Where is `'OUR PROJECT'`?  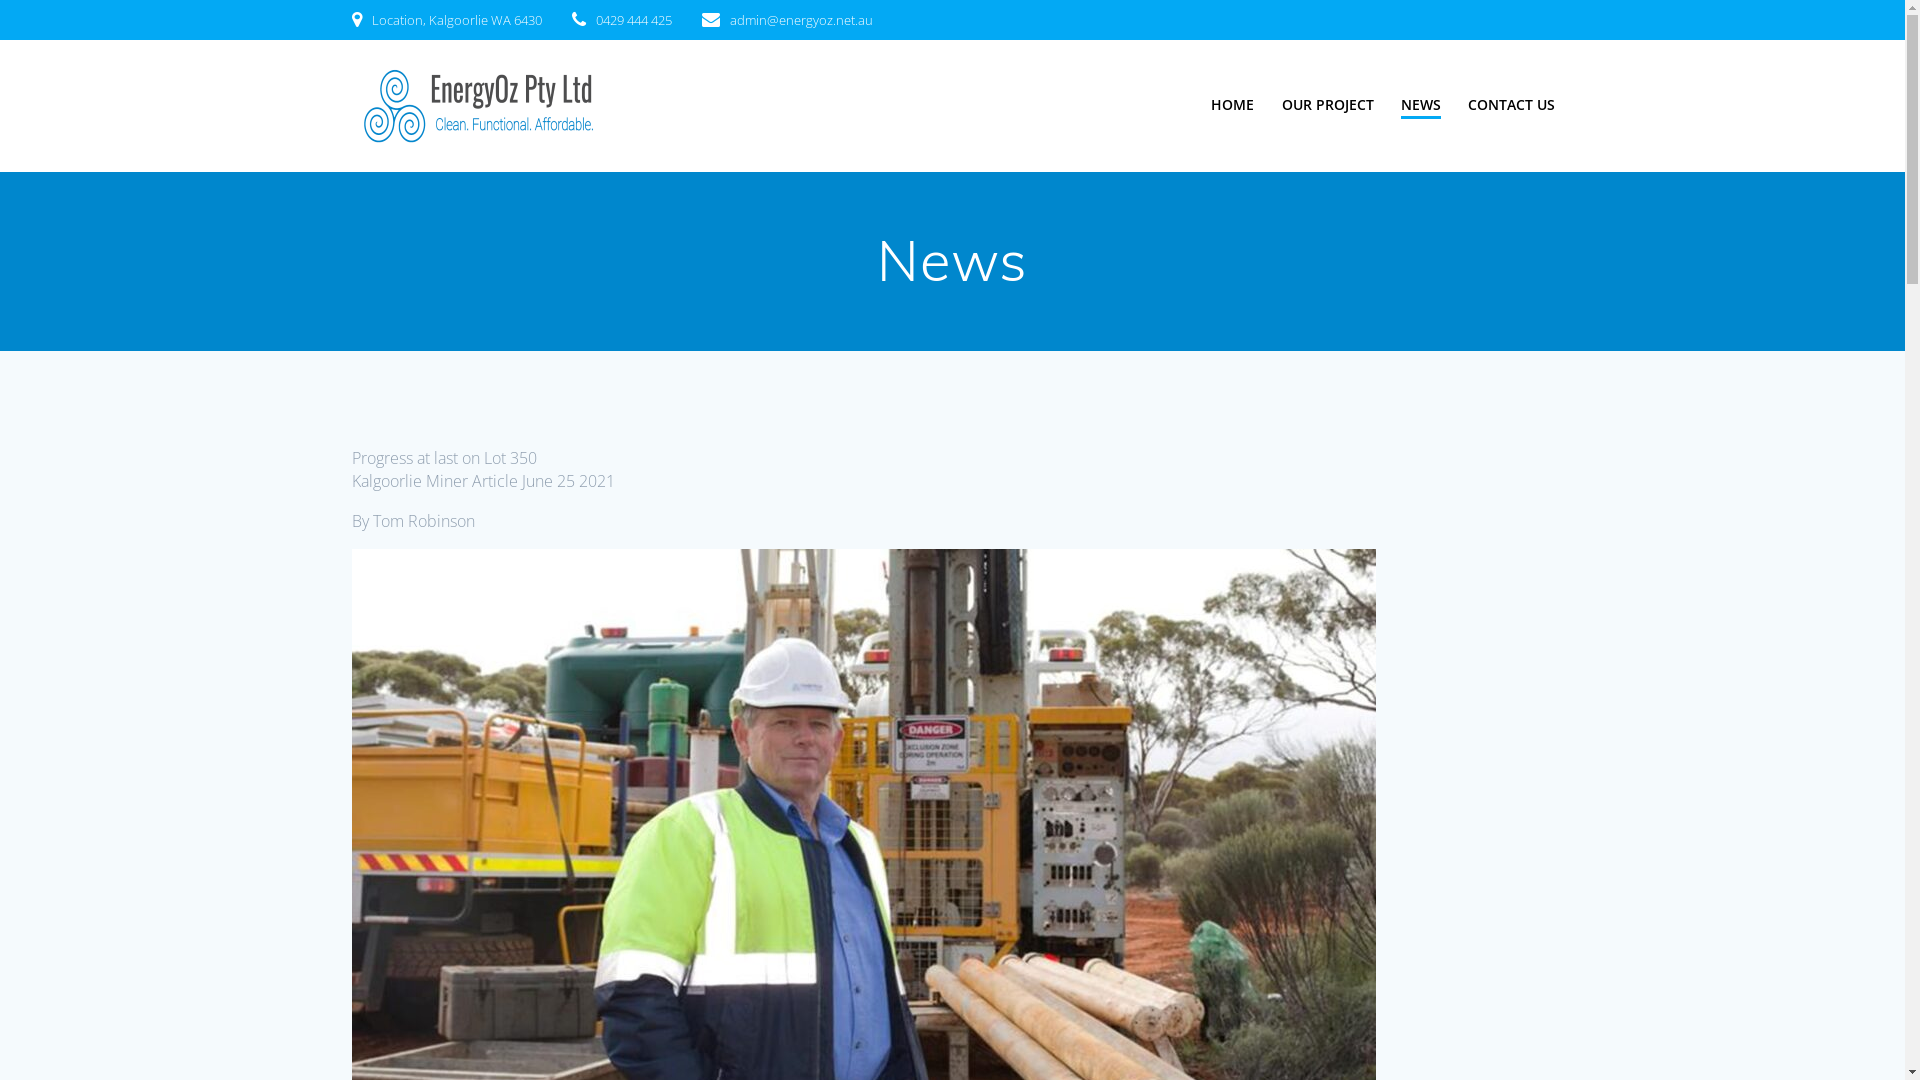 'OUR PROJECT' is located at coordinates (1328, 104).